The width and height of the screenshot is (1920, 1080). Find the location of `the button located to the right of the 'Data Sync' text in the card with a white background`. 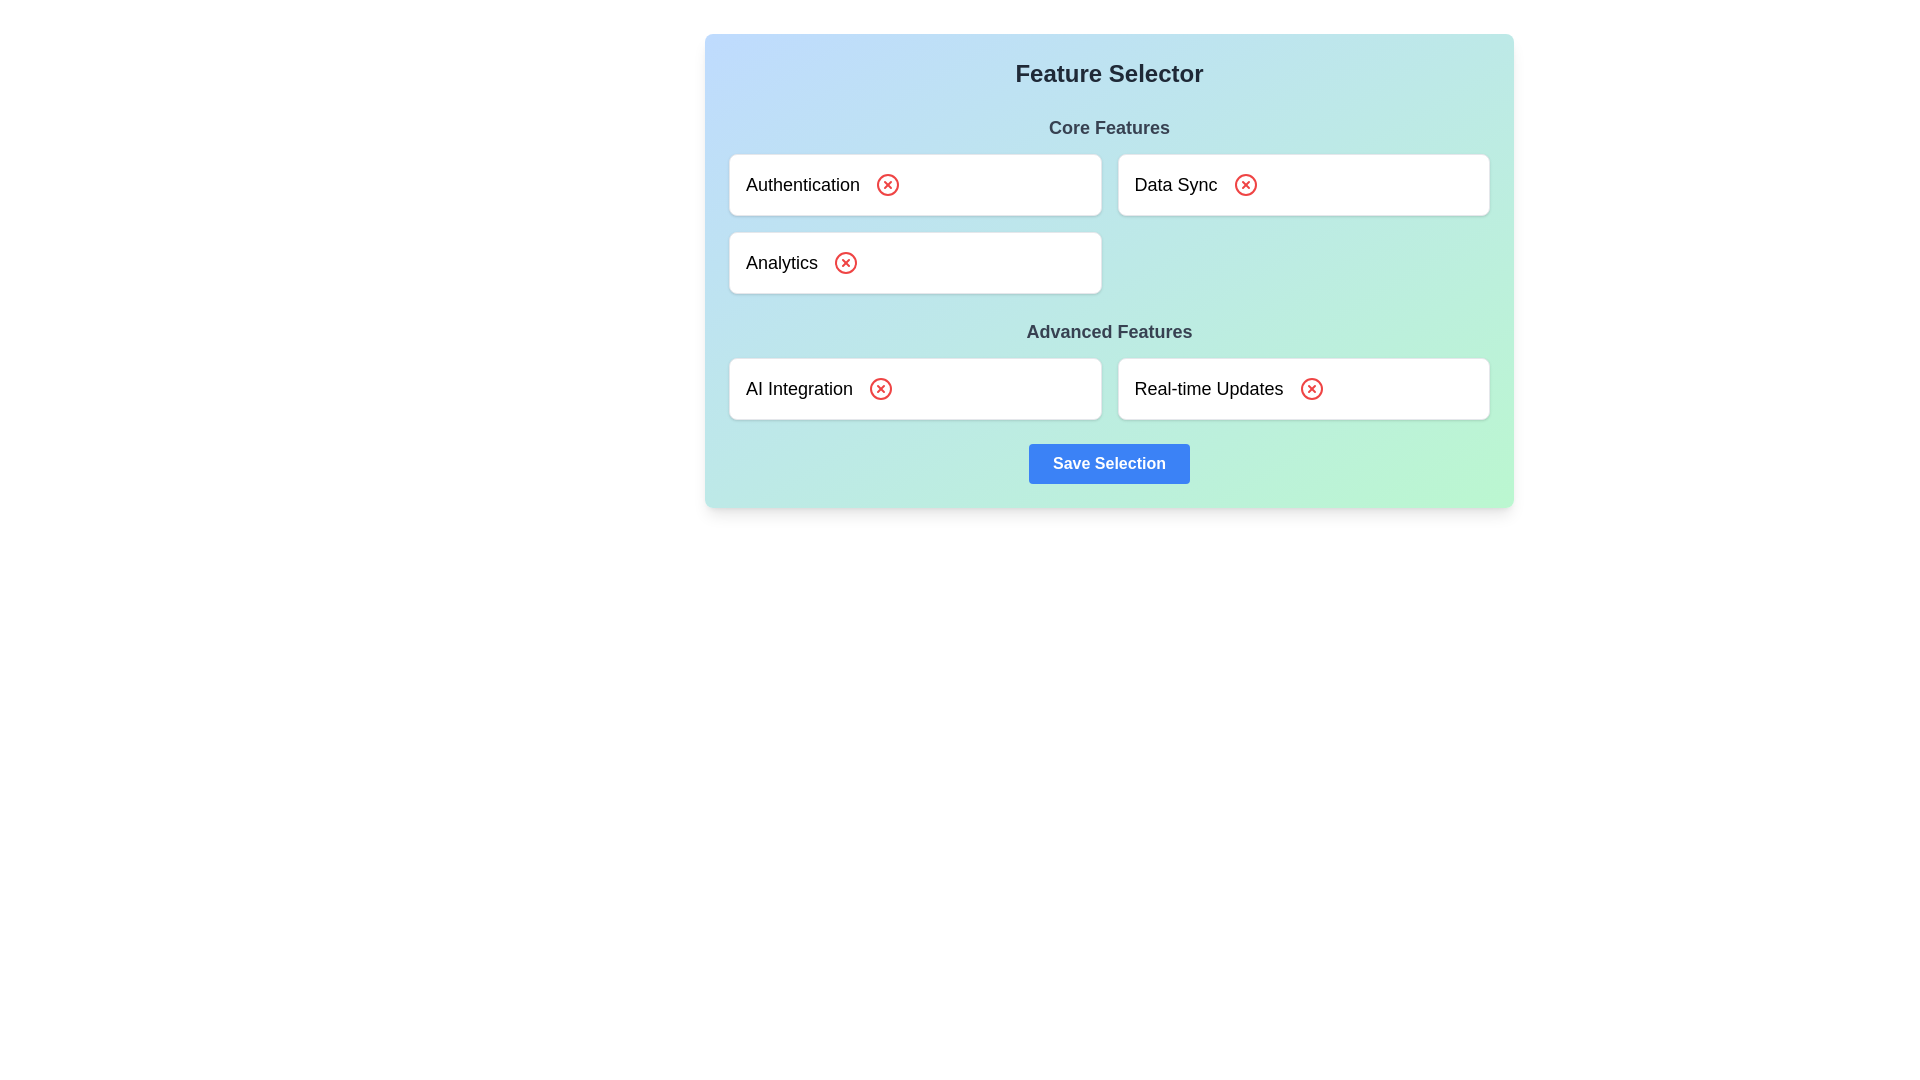

the button located to the right of the 'Data Sync' text in the card with a white background is located at coordinates (1244, 185).